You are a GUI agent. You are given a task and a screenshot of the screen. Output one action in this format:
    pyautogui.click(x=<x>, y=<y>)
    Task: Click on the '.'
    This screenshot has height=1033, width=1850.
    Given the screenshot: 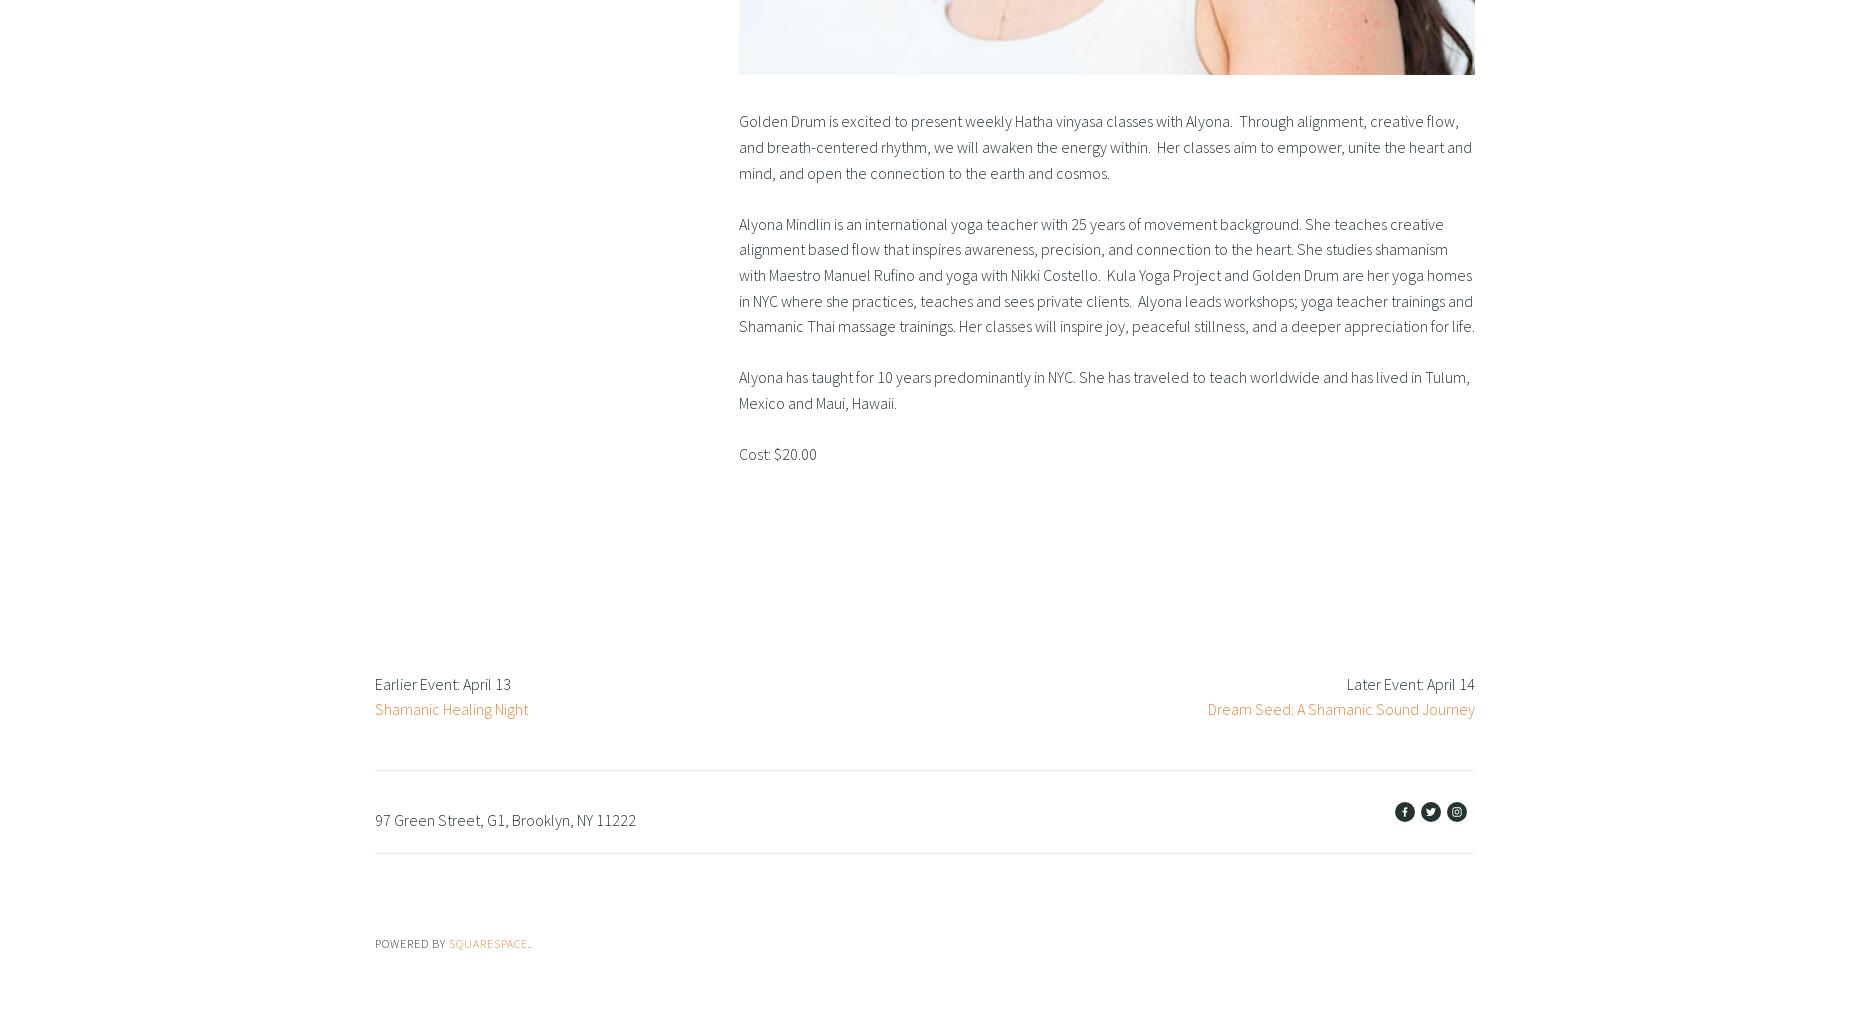 What is the action you would take?
    pyautogui.click(x=527, y=942)
    